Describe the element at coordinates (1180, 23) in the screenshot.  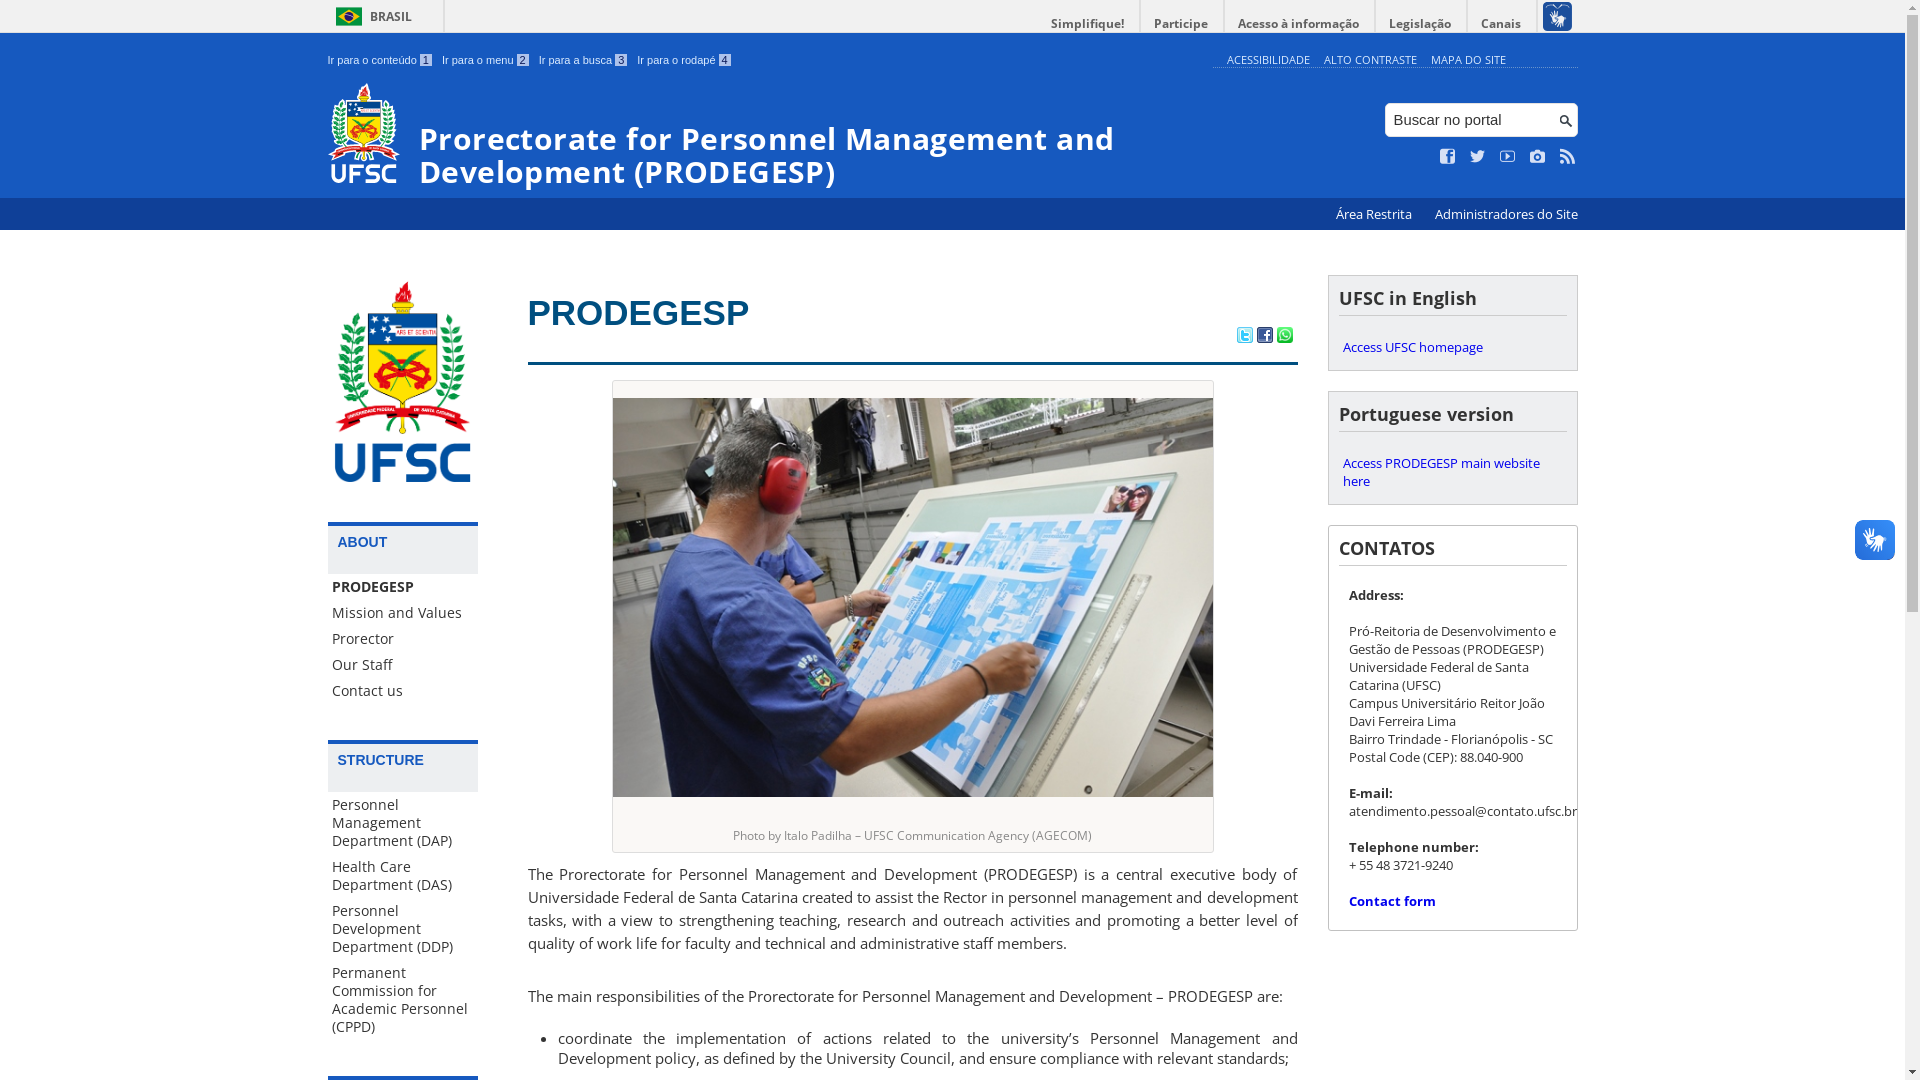
I see `'Participe'` at that location.